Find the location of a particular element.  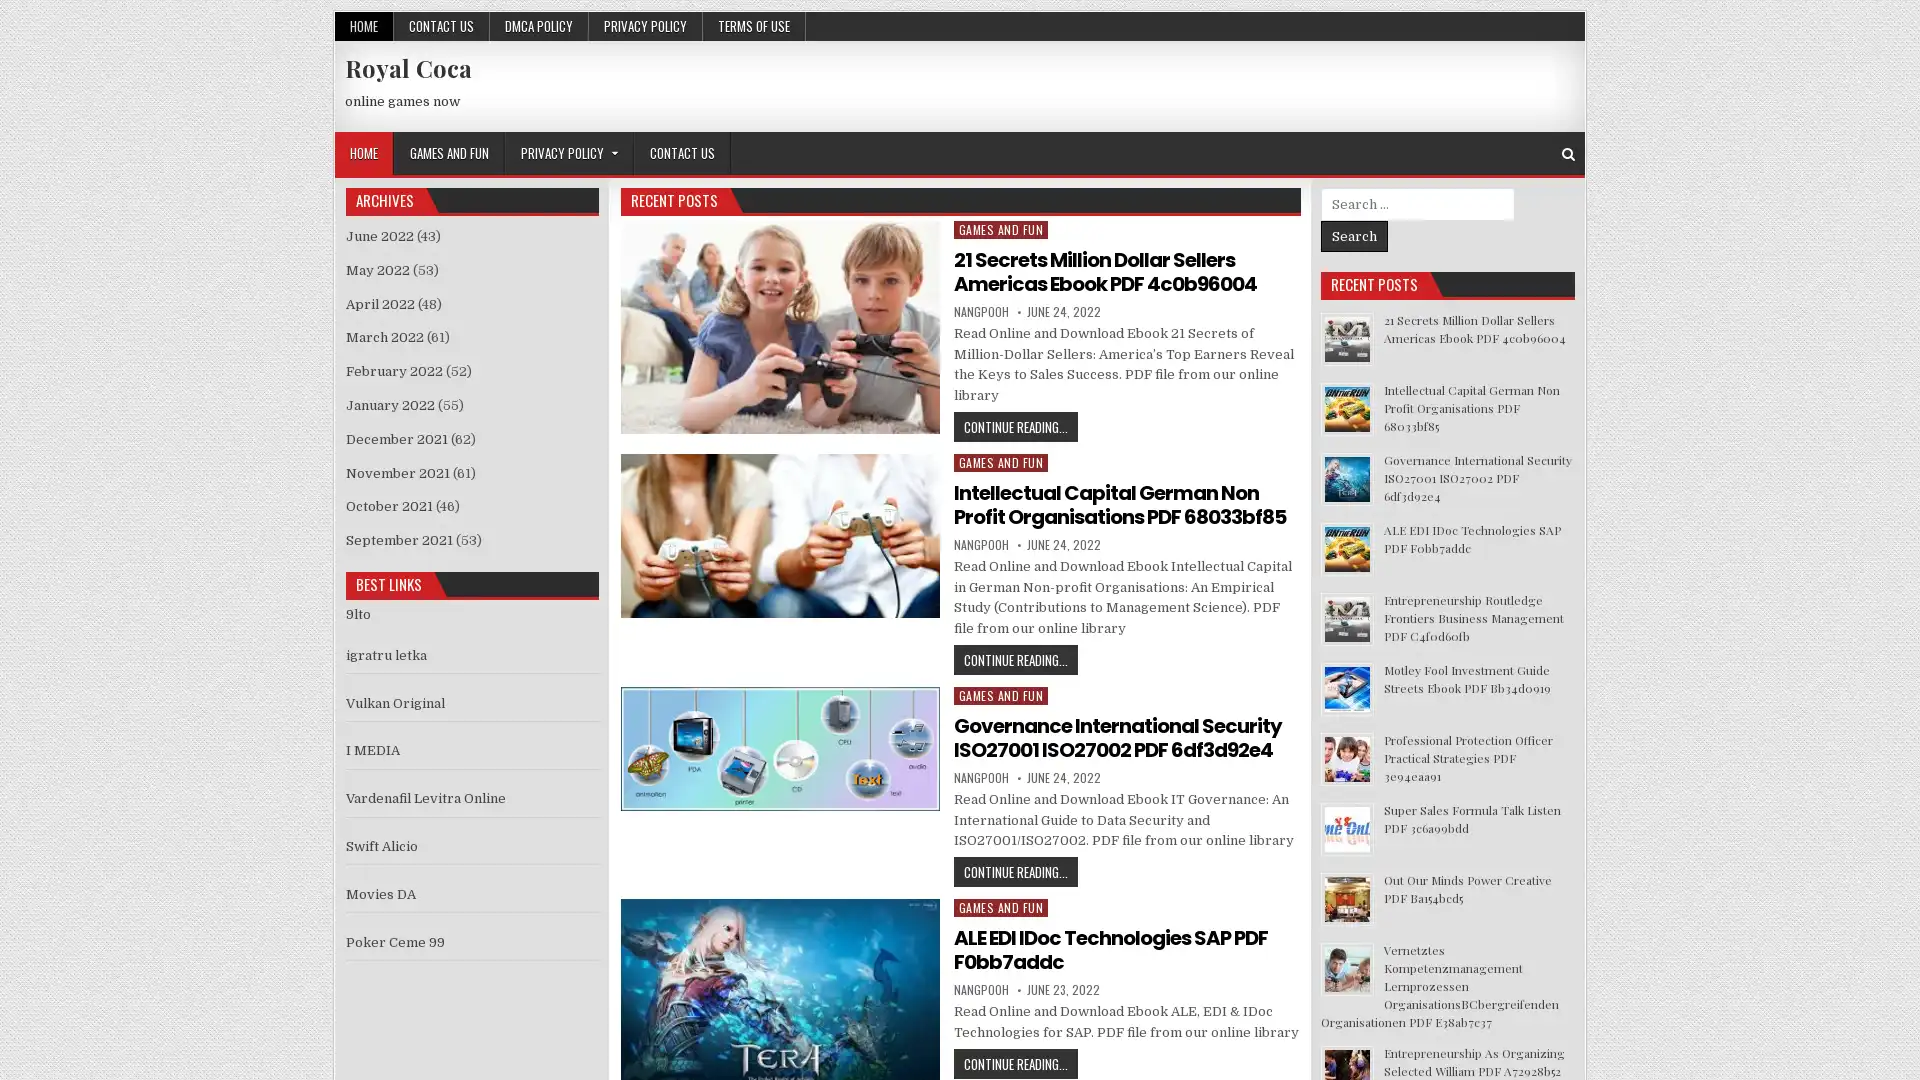

Search is located at coordinates (1354, 235).